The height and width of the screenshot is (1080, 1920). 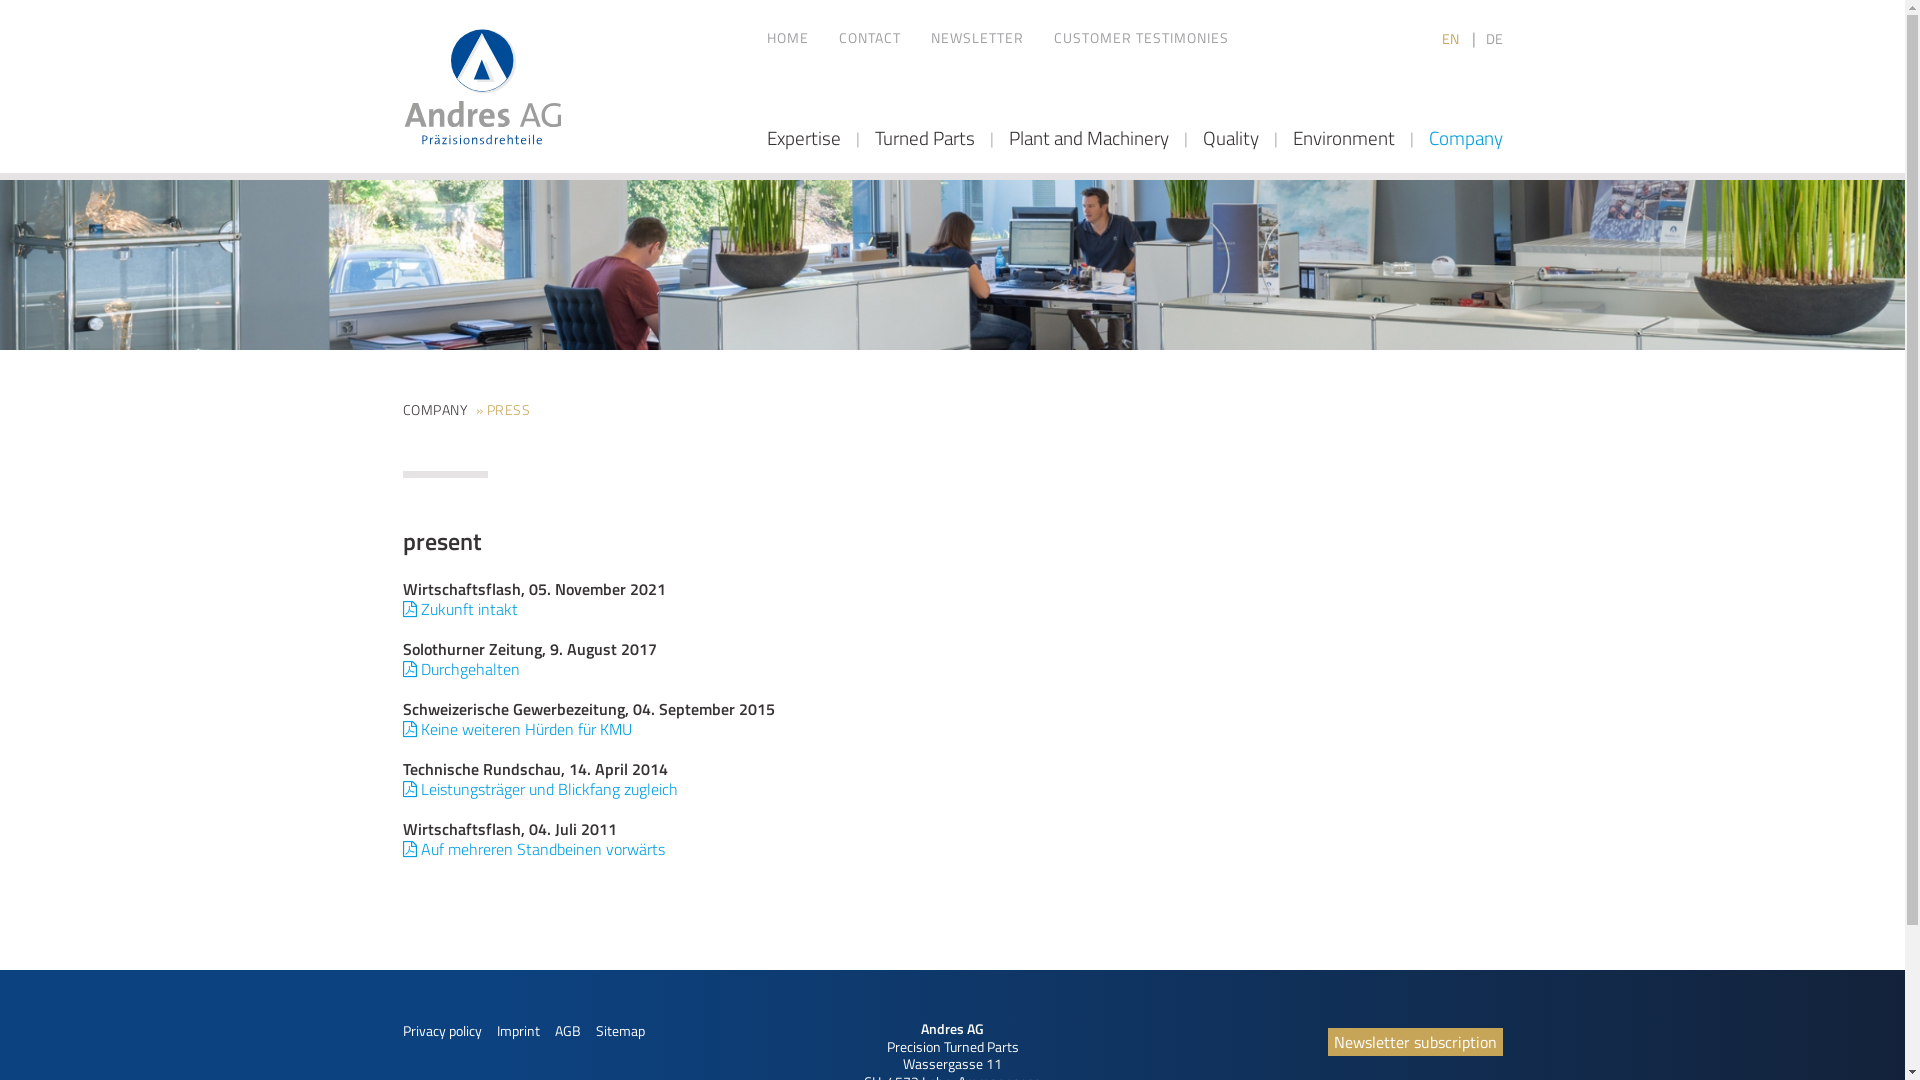 I want to click on 'DE', so click(x=1494, y=38).